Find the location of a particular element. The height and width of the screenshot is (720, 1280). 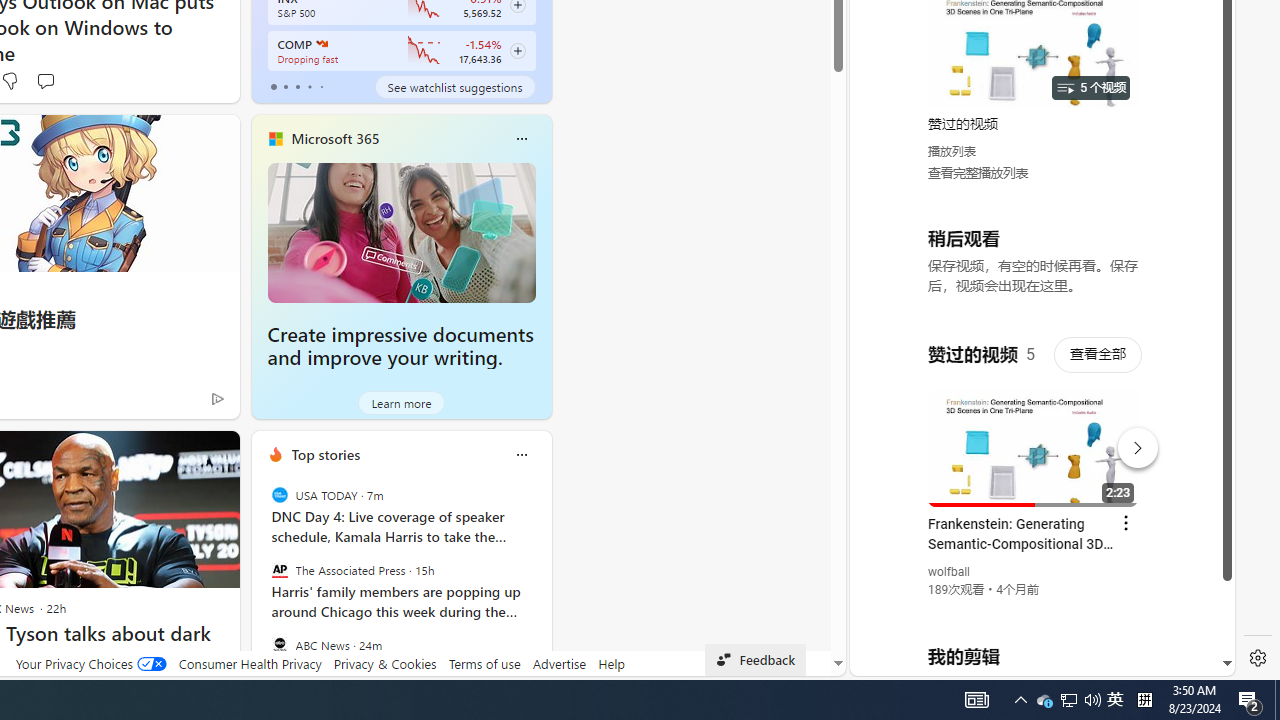

'YouTube' is located at coordinates (1034, 431).